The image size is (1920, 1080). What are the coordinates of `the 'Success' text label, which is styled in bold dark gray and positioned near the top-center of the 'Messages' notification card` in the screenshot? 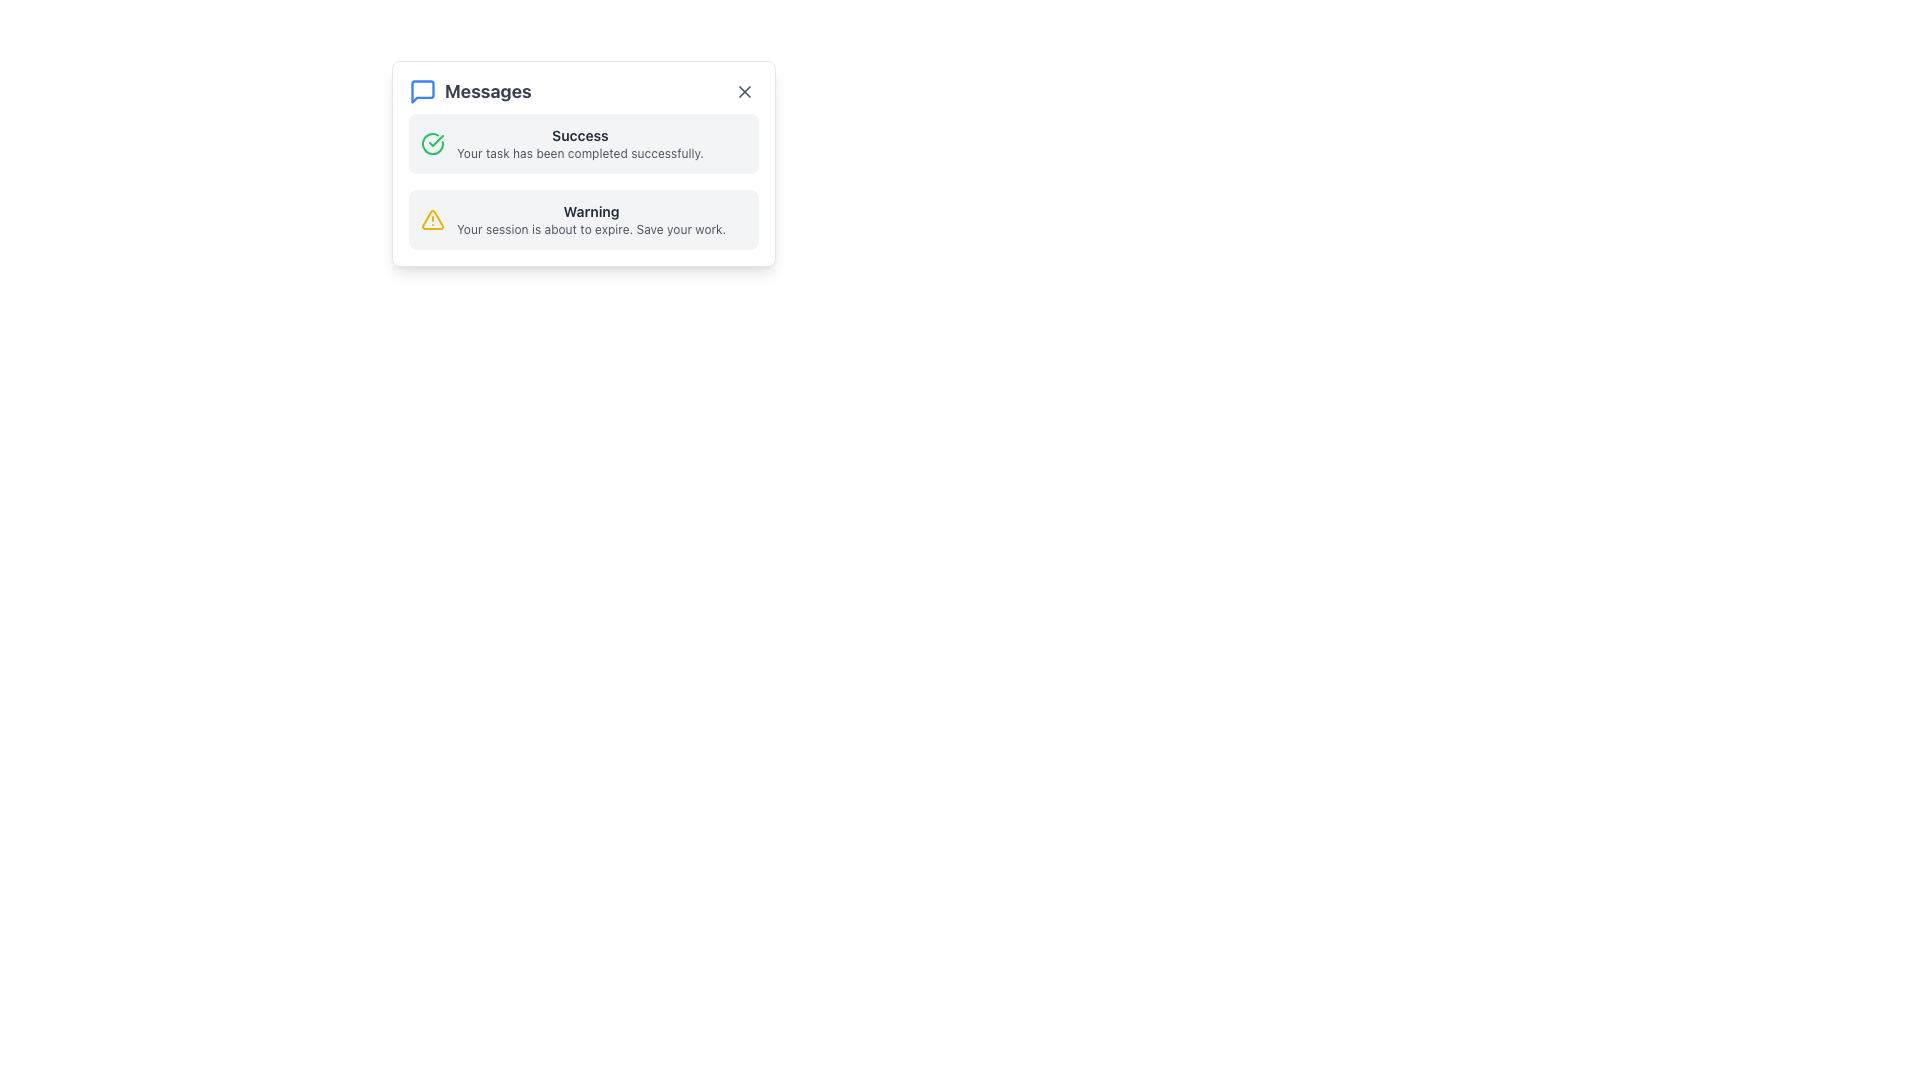 It's located at (579, 135).